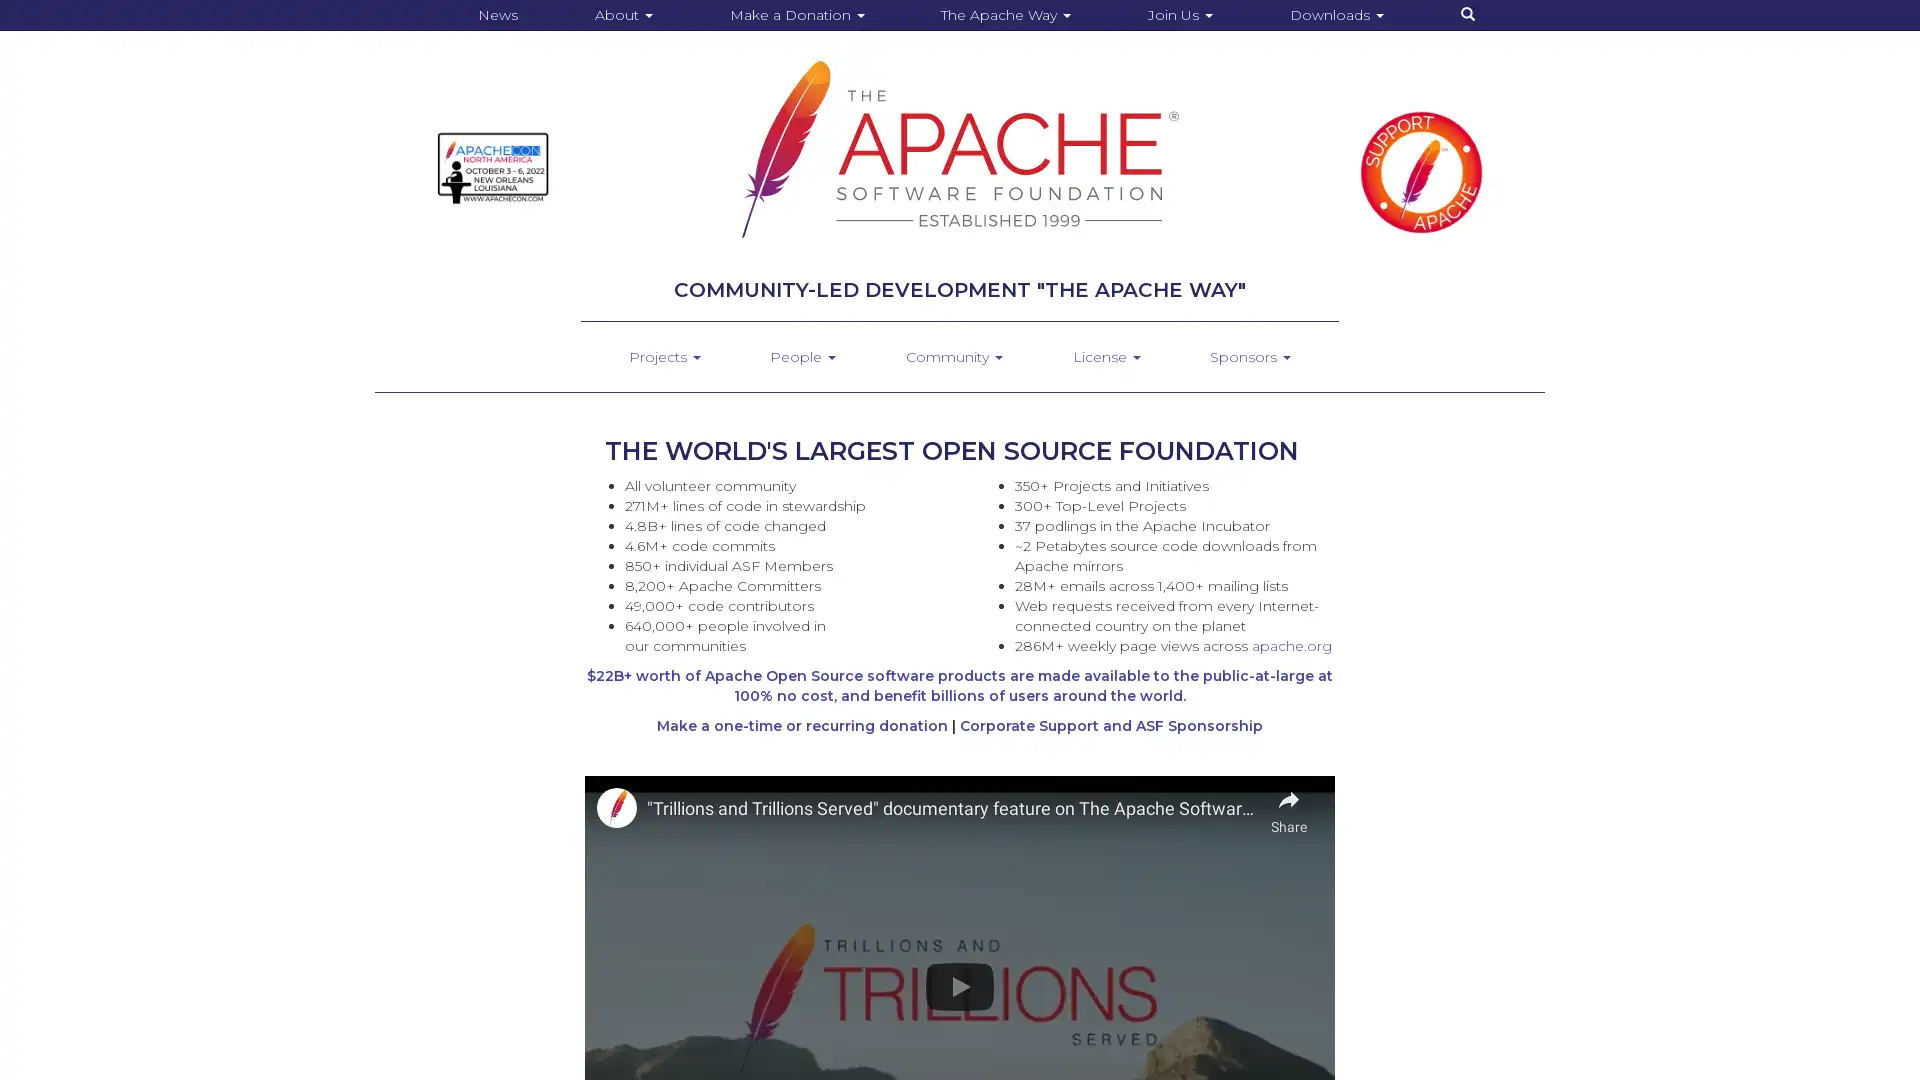  I want to click on Community, so click(952, 356).